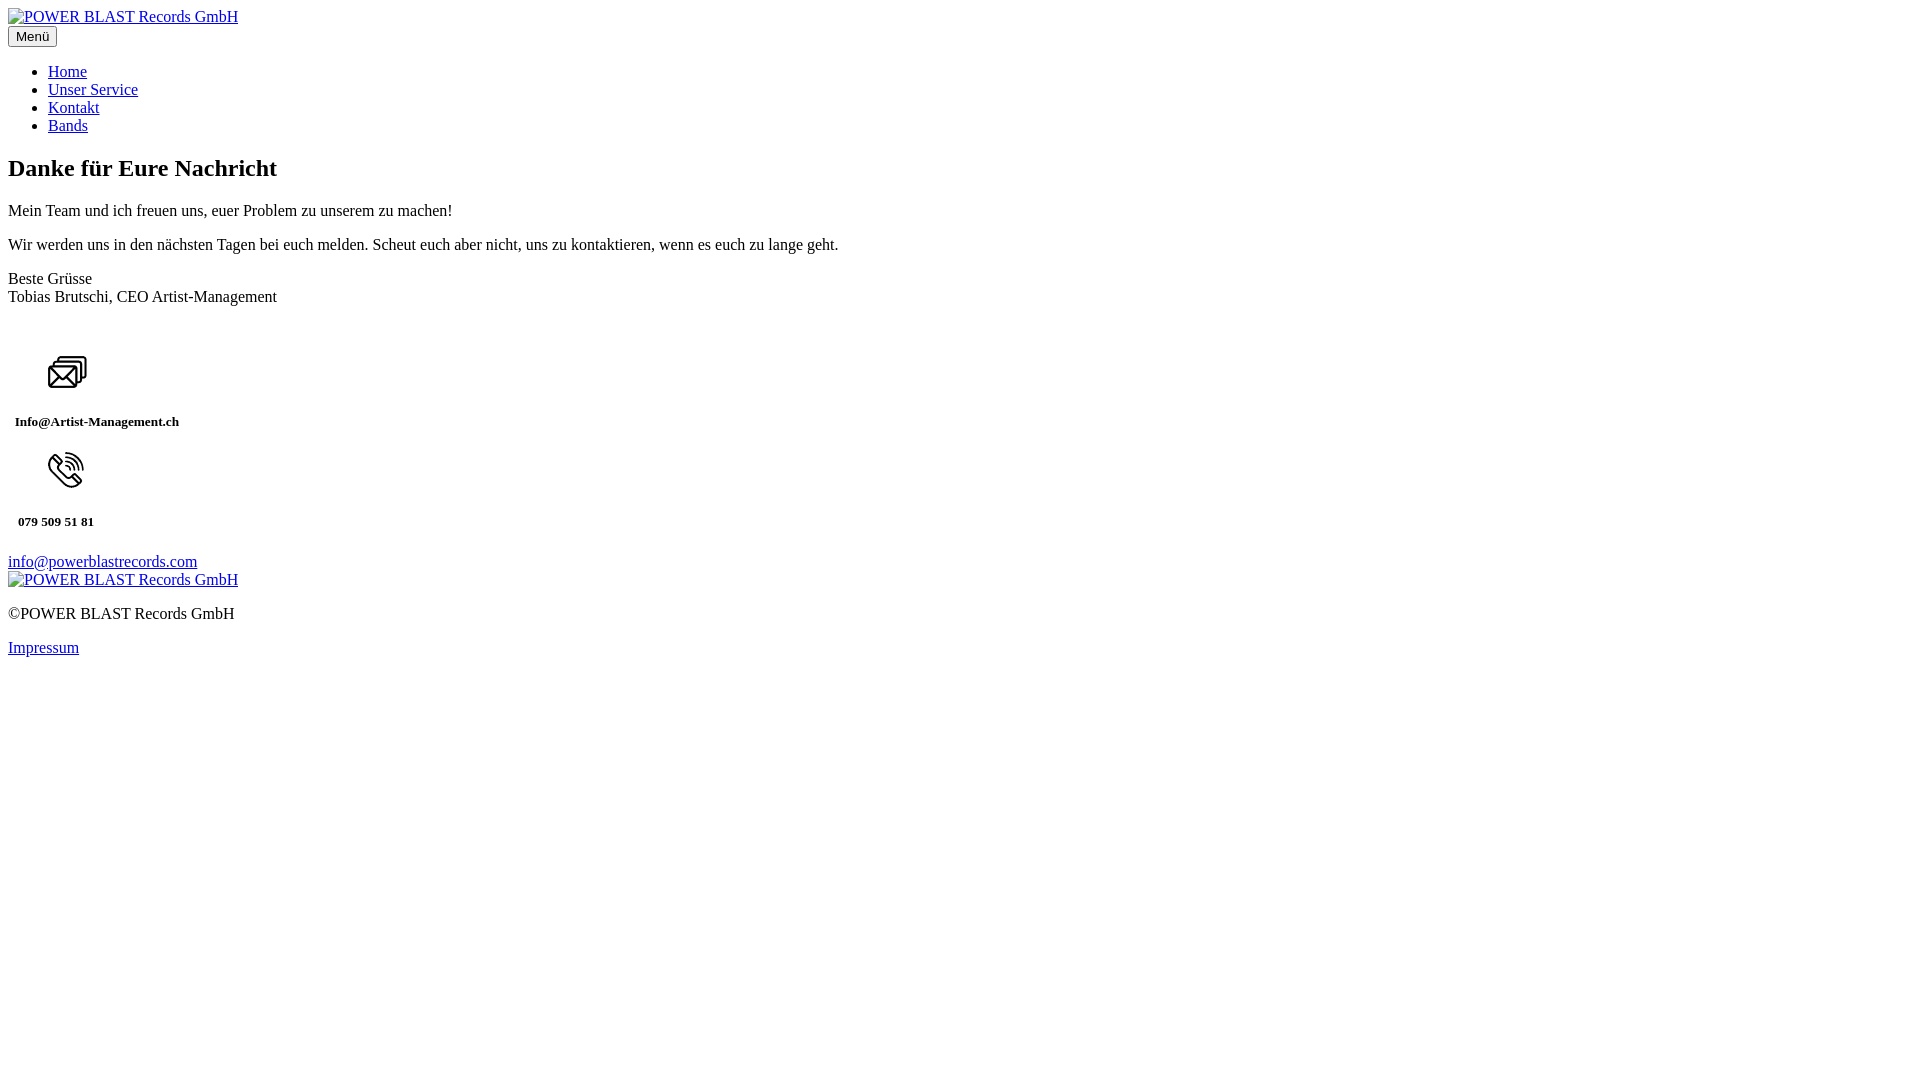 The width and height of the screenshot is (1920, 1080). What do you see at coordinates (43, 646) in the screenshot?
I see `'Impressum'` at bounding box center [43, 646].